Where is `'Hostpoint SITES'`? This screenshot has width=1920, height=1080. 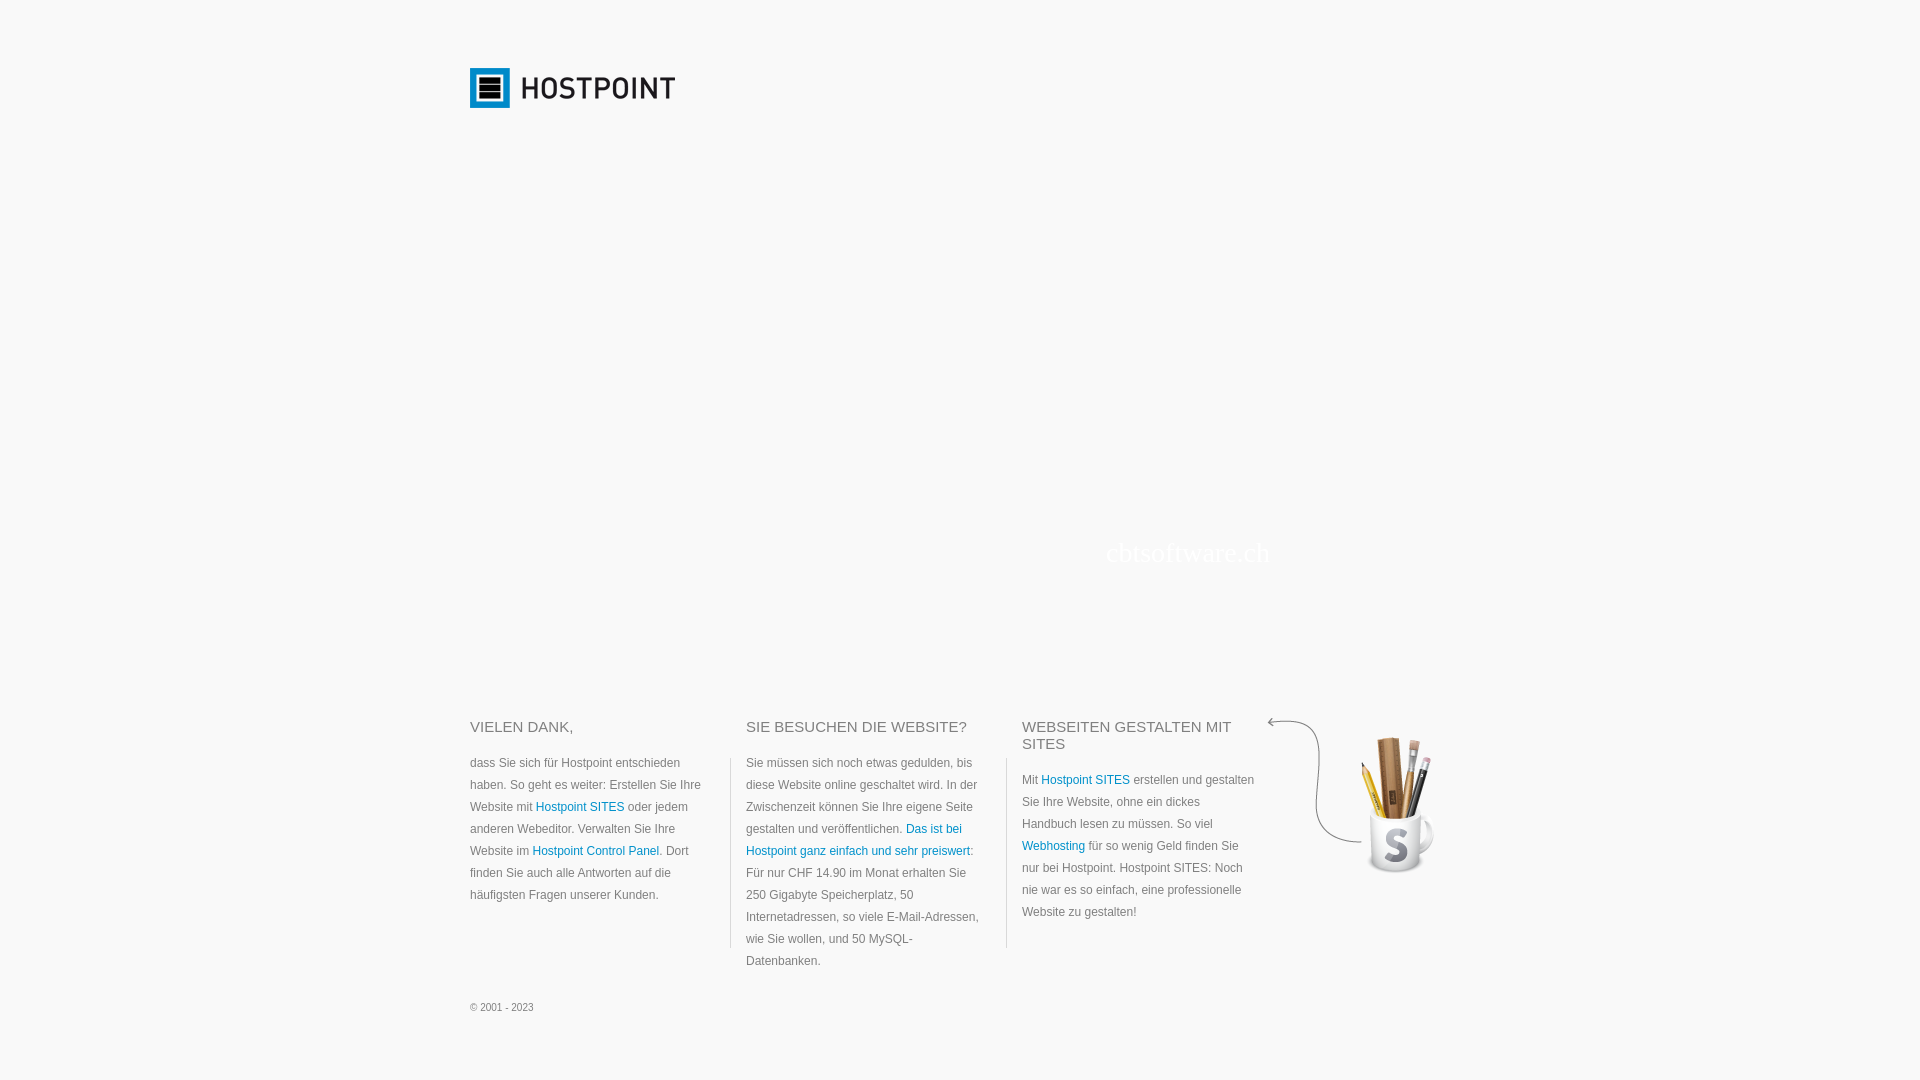
'Hostpoint SITES' is located at coordinates (1040, 778).